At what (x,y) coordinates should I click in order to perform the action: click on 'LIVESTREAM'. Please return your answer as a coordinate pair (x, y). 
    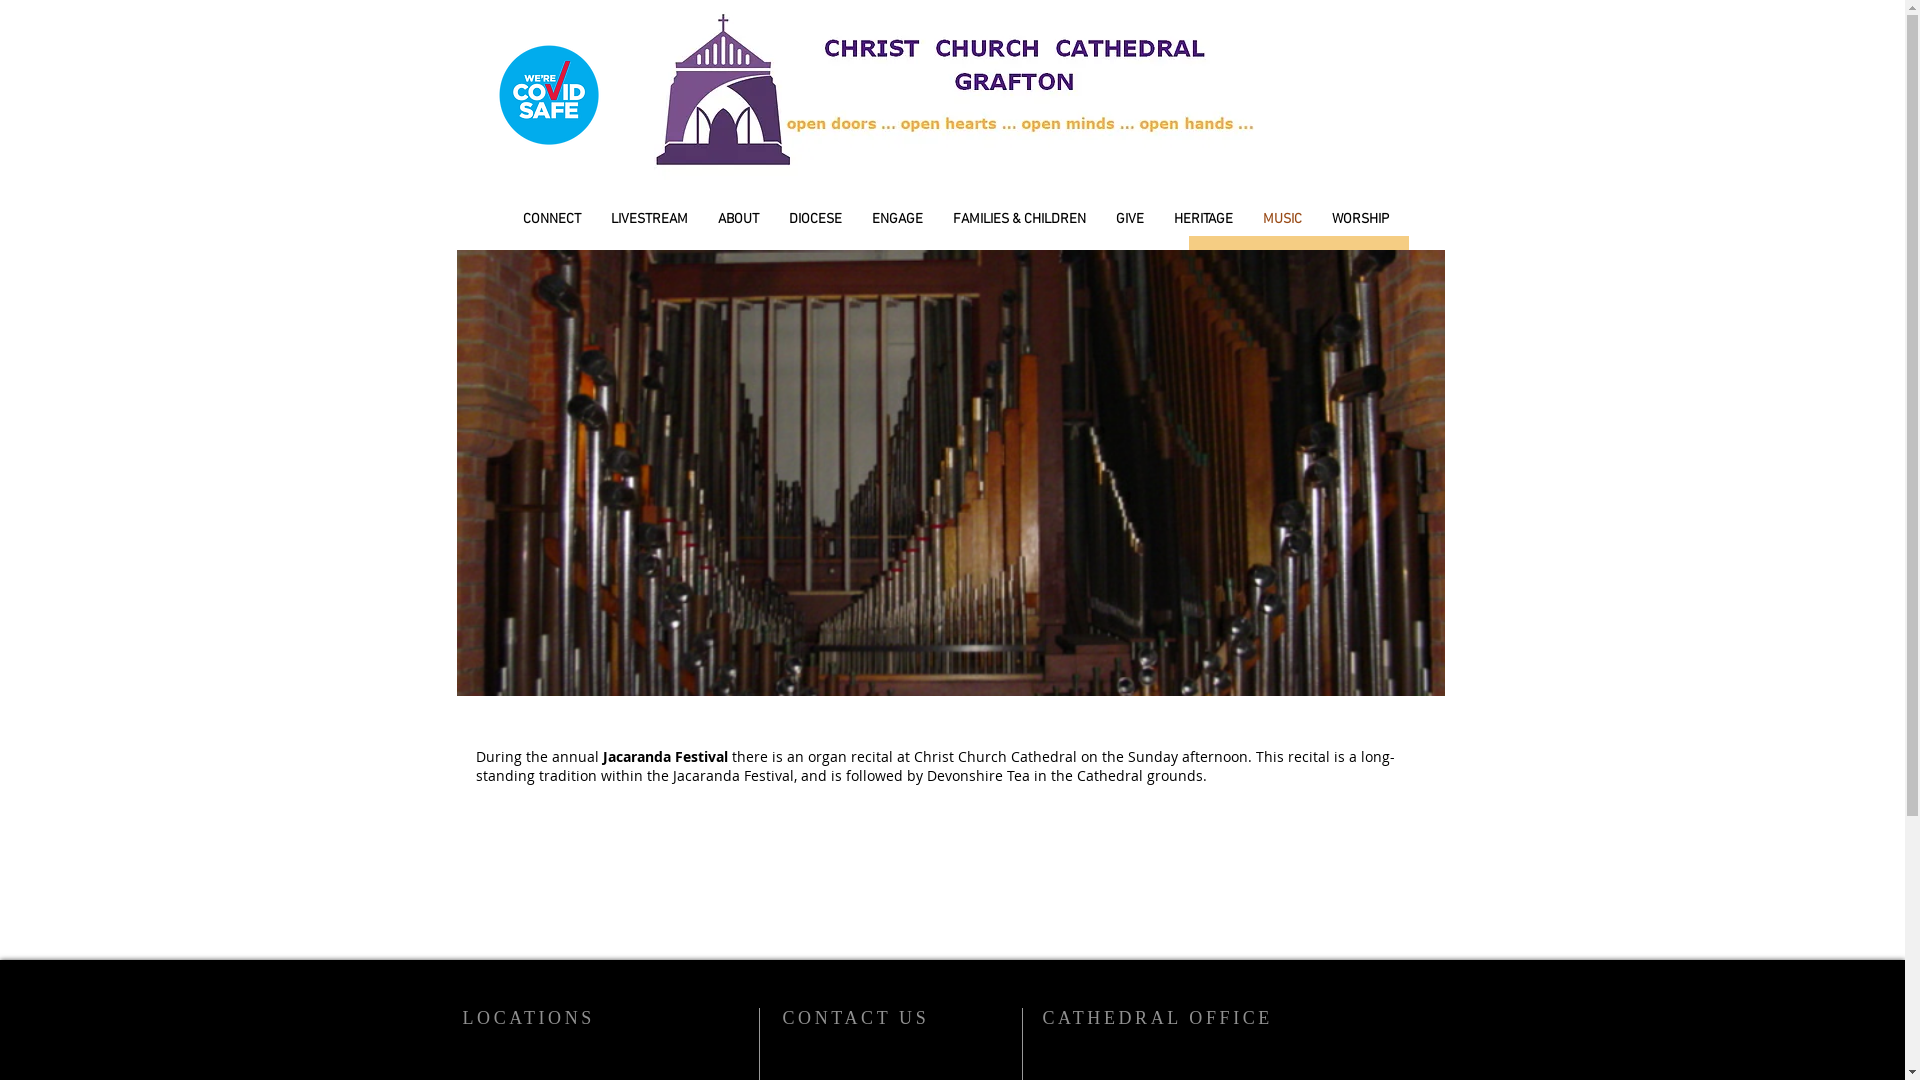
    Looking at the image, I should click on (649, 219).